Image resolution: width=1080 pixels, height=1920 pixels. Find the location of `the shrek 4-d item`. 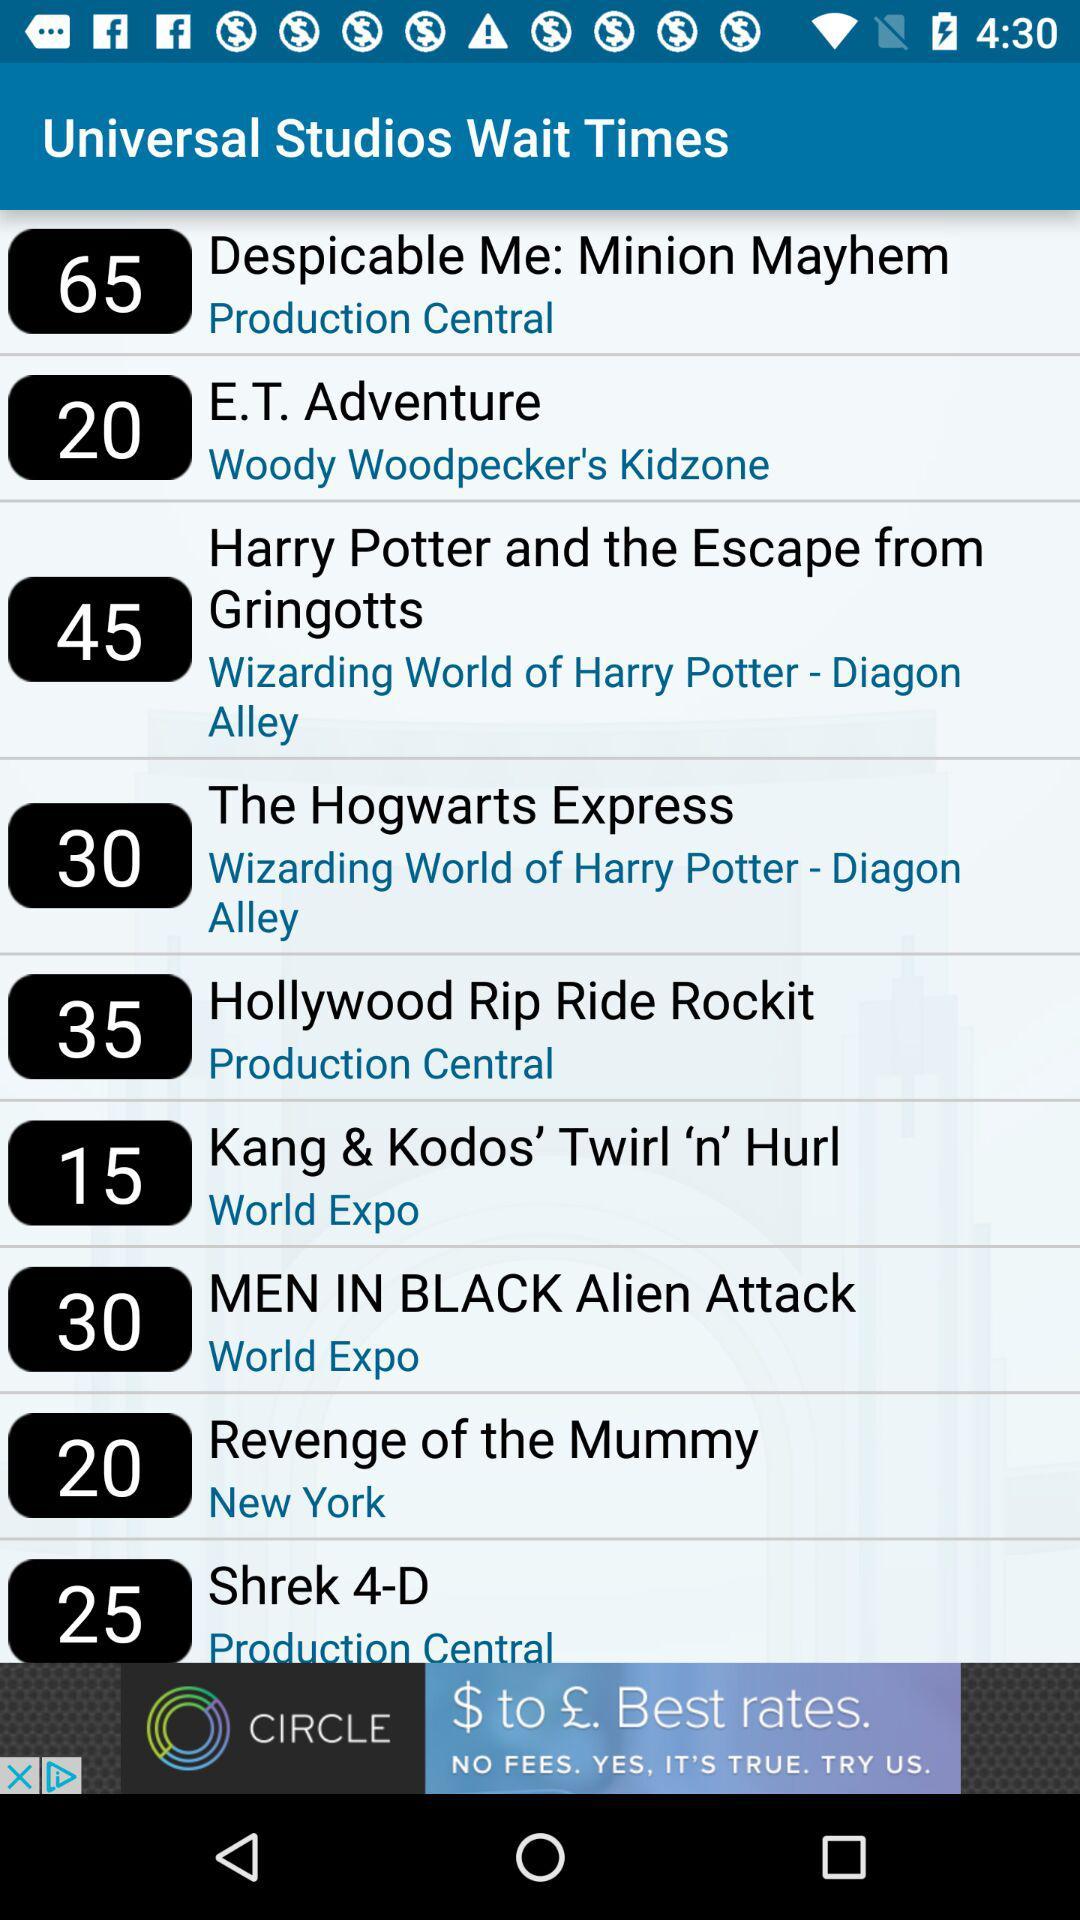

the shrek 4-d item is located at coordinates (381, 1582).